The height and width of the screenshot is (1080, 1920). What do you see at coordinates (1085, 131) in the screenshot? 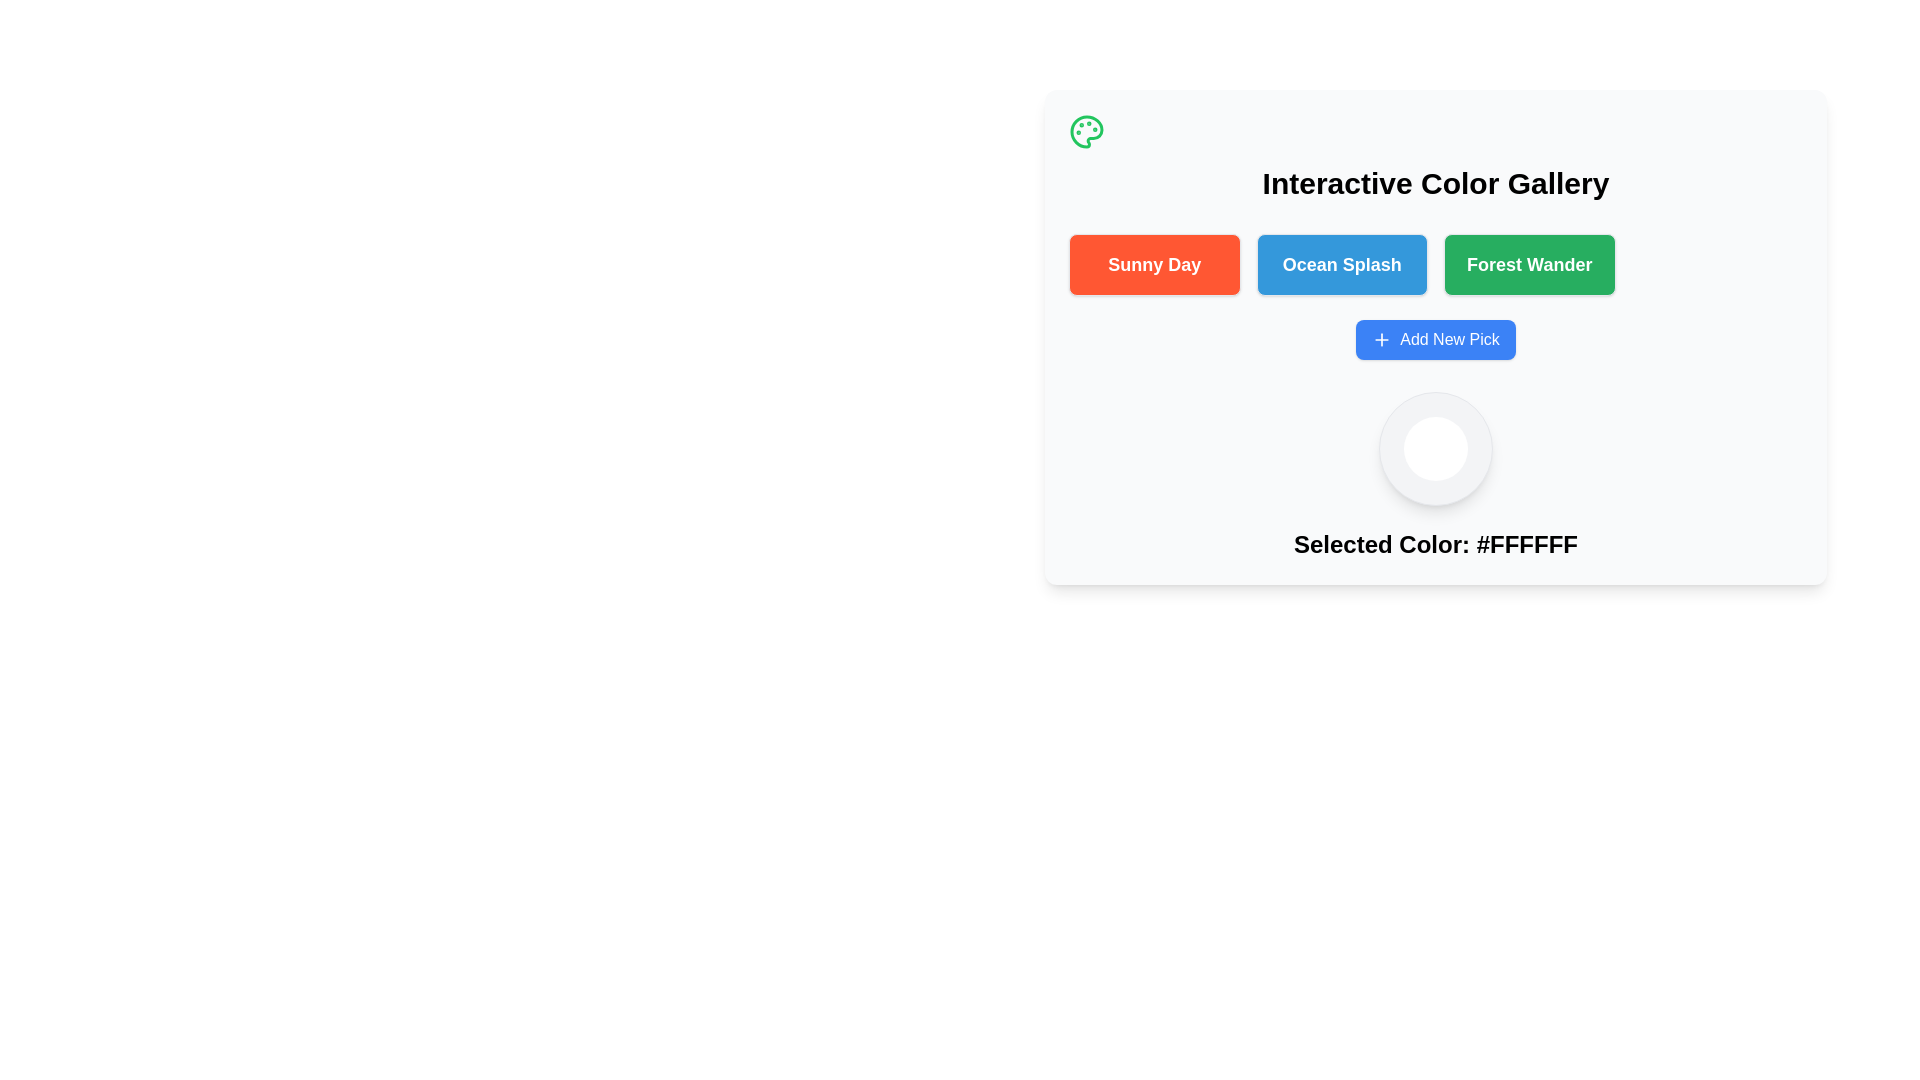
I see `the painter's palette icon with a green stroke and circular paint dots, located at the top-left corner of the 'Interactive Color Gallery' section` at bounding box center [1085, 131].